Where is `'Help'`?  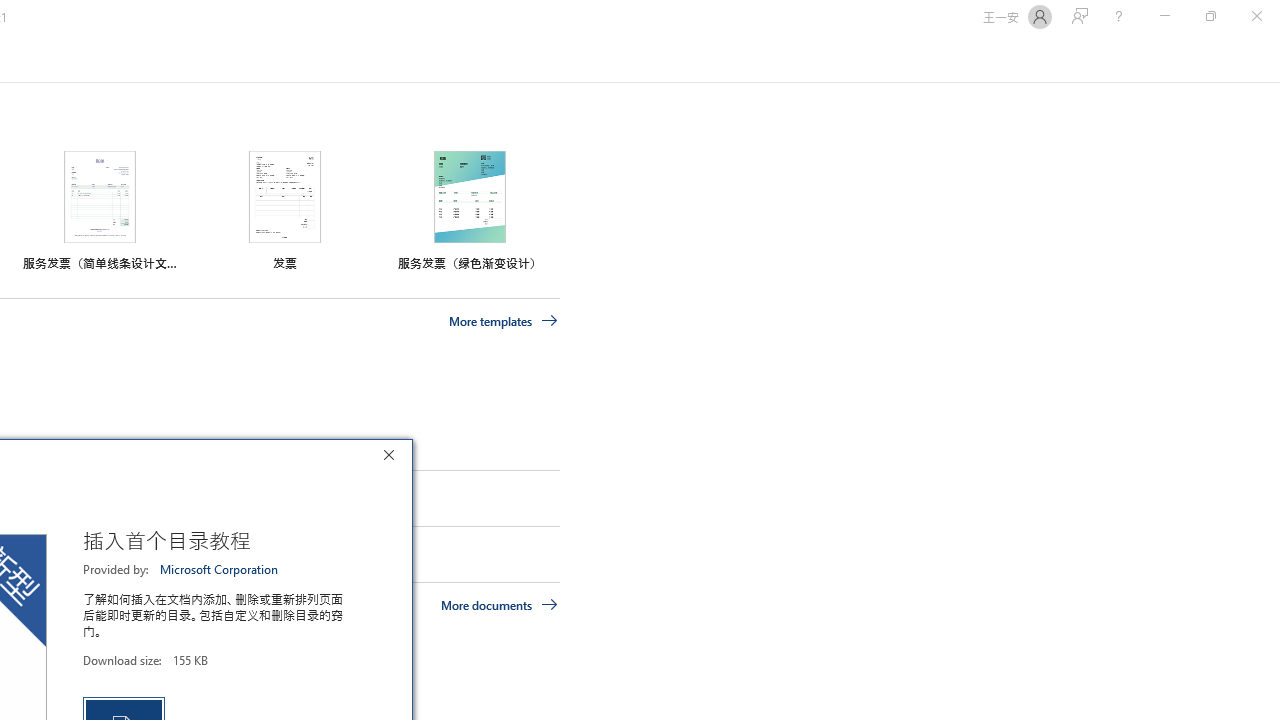 'Help' is located at coordinates (1117, 16).